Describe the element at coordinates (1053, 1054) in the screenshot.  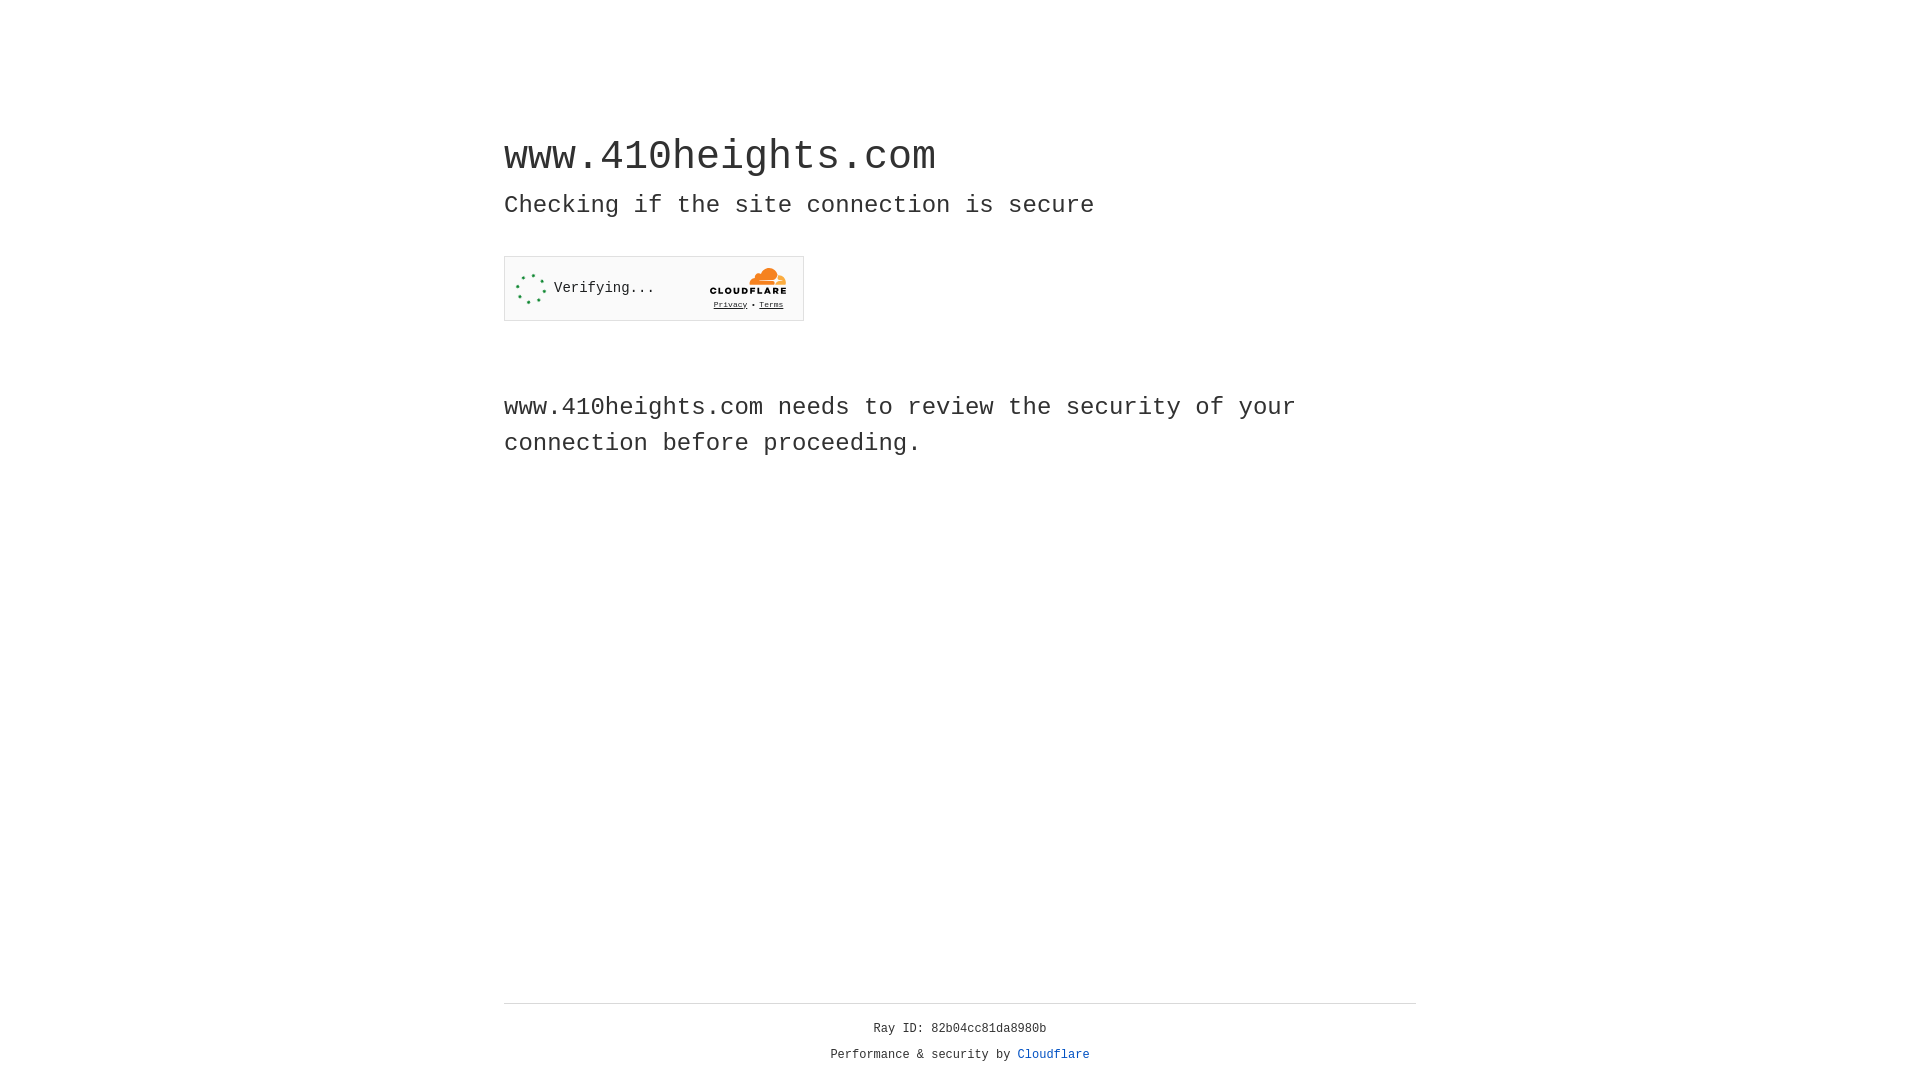
I see `'Cloudflare'` at that location.